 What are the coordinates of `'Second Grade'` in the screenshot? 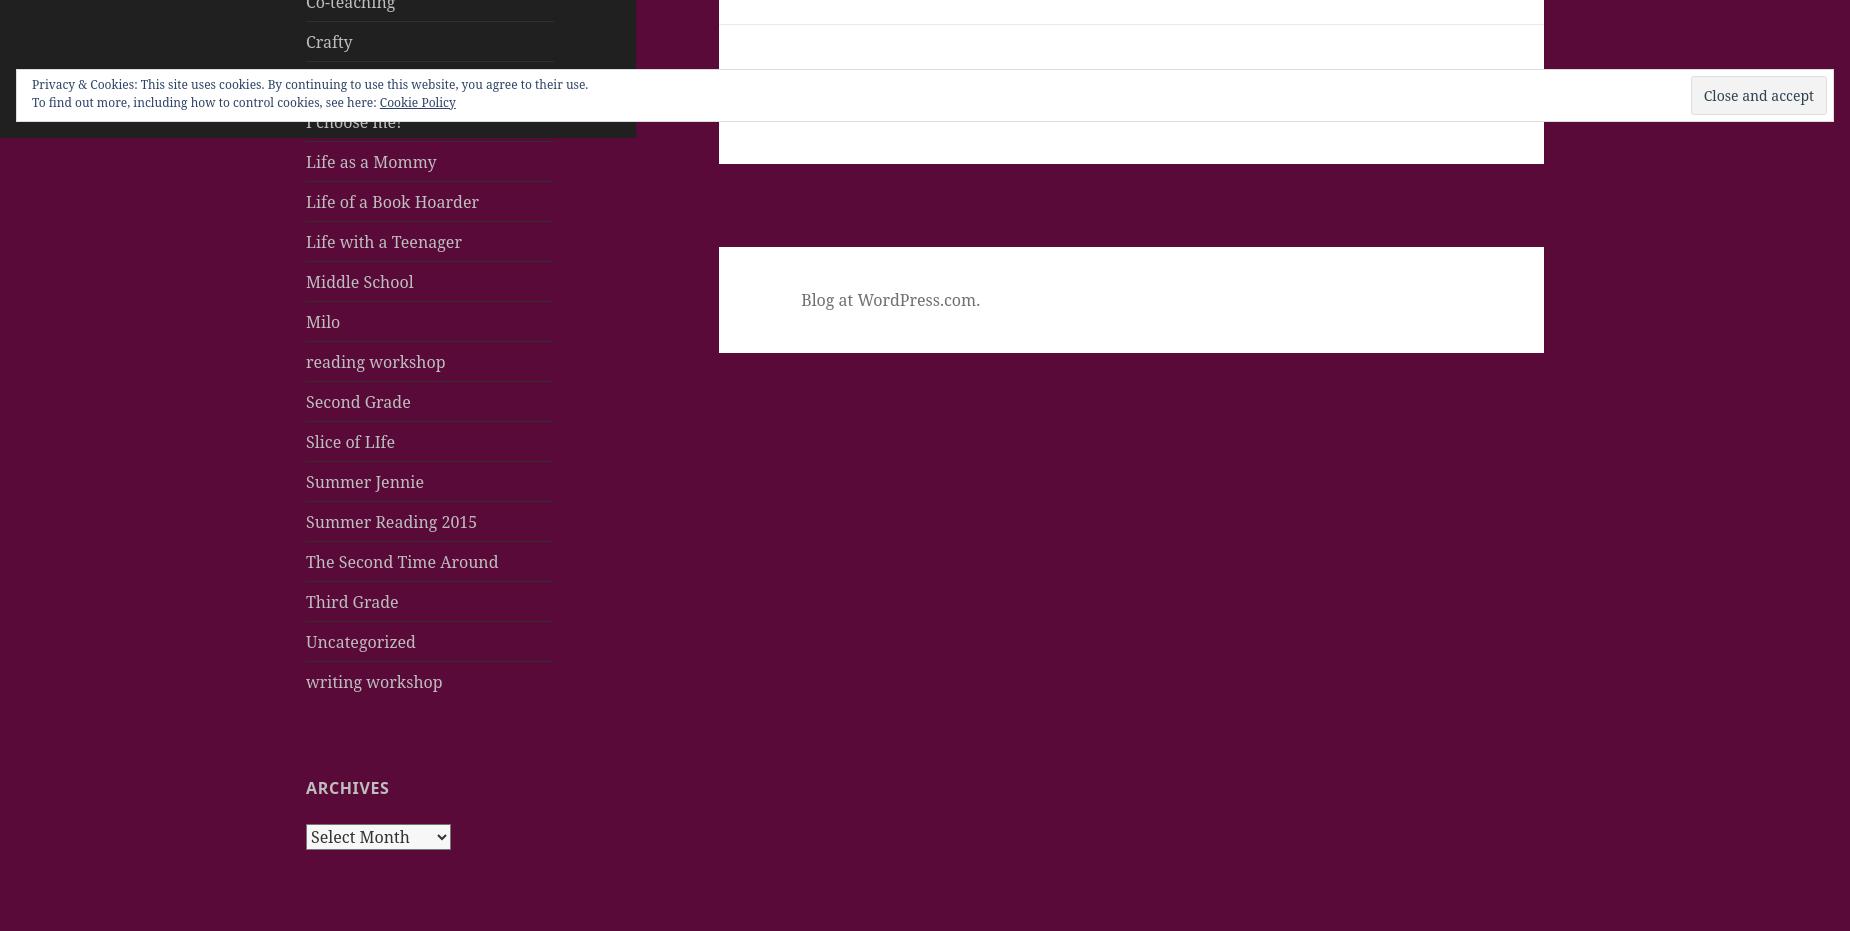 It's located at (304, 399).